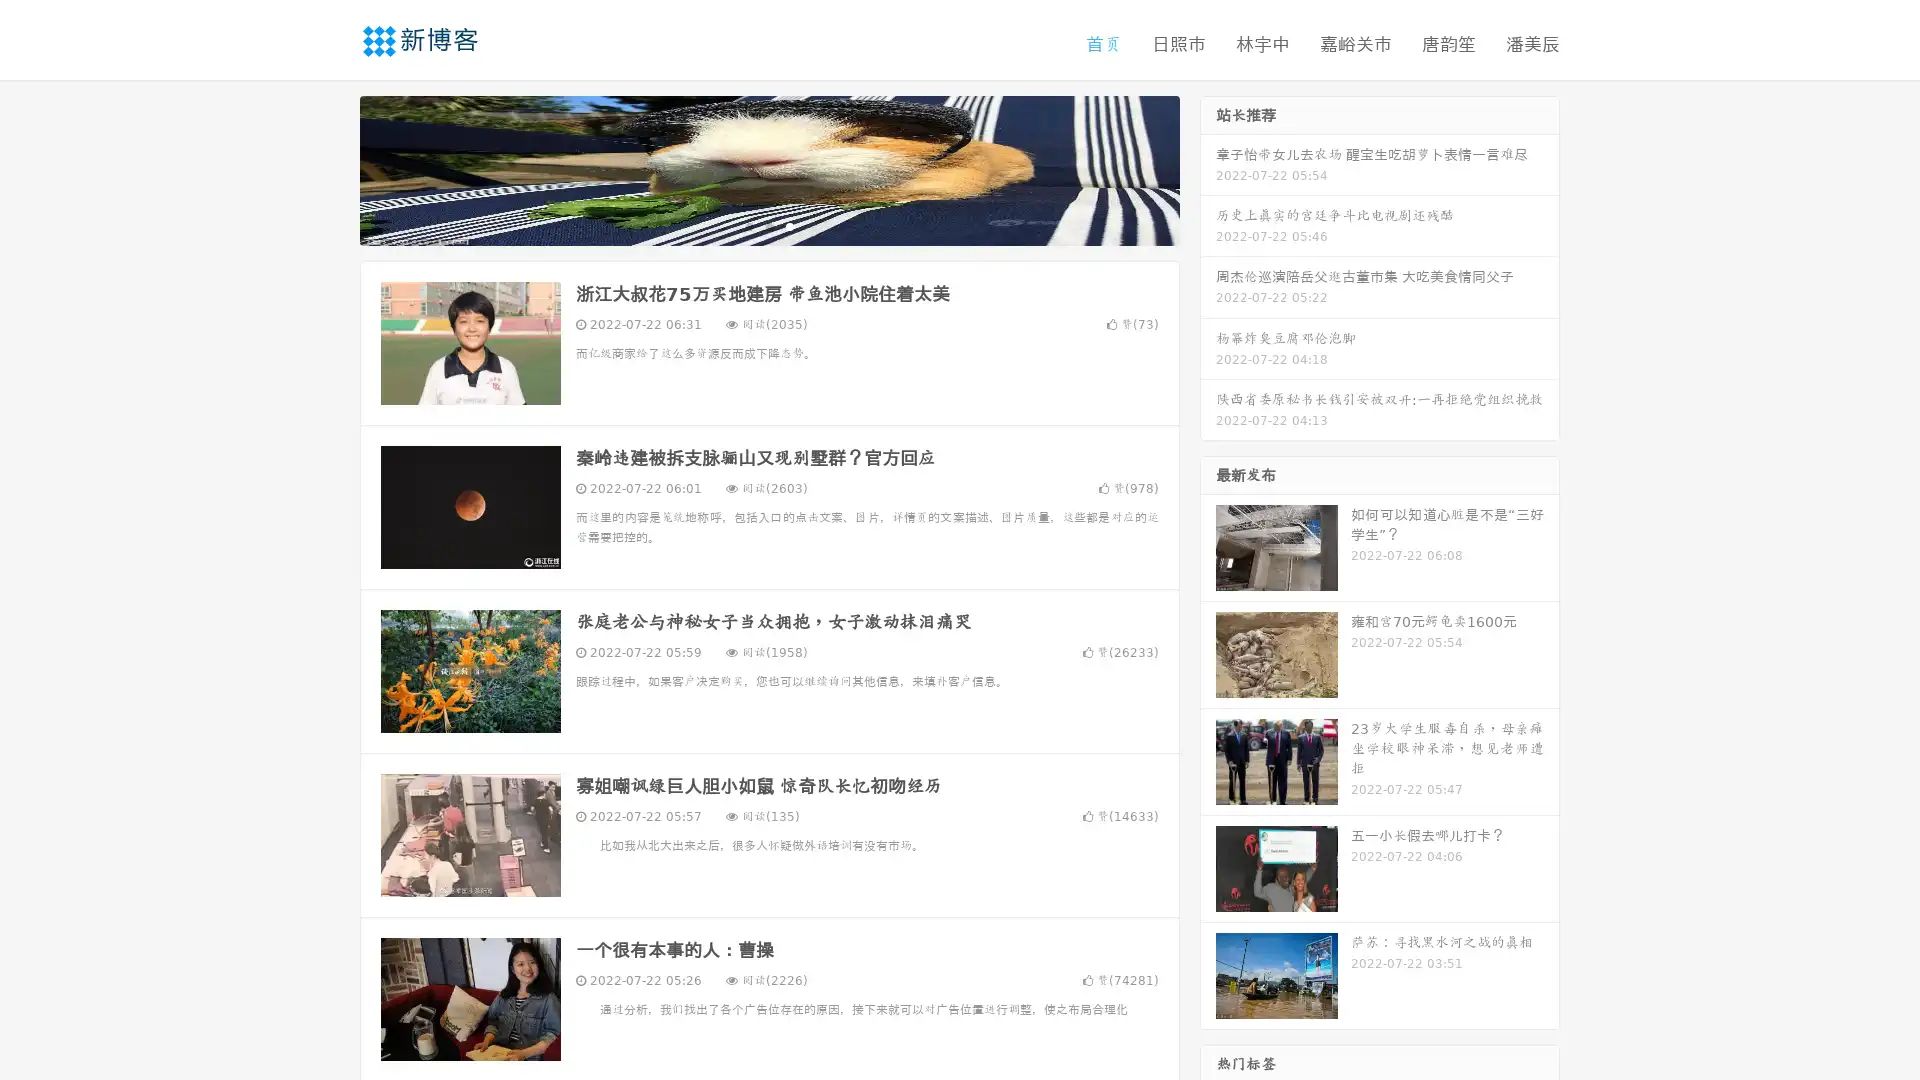 The height and width of the screenshot is (1080, 1920). I want to click on Go to slide 2, so click(768, 225).